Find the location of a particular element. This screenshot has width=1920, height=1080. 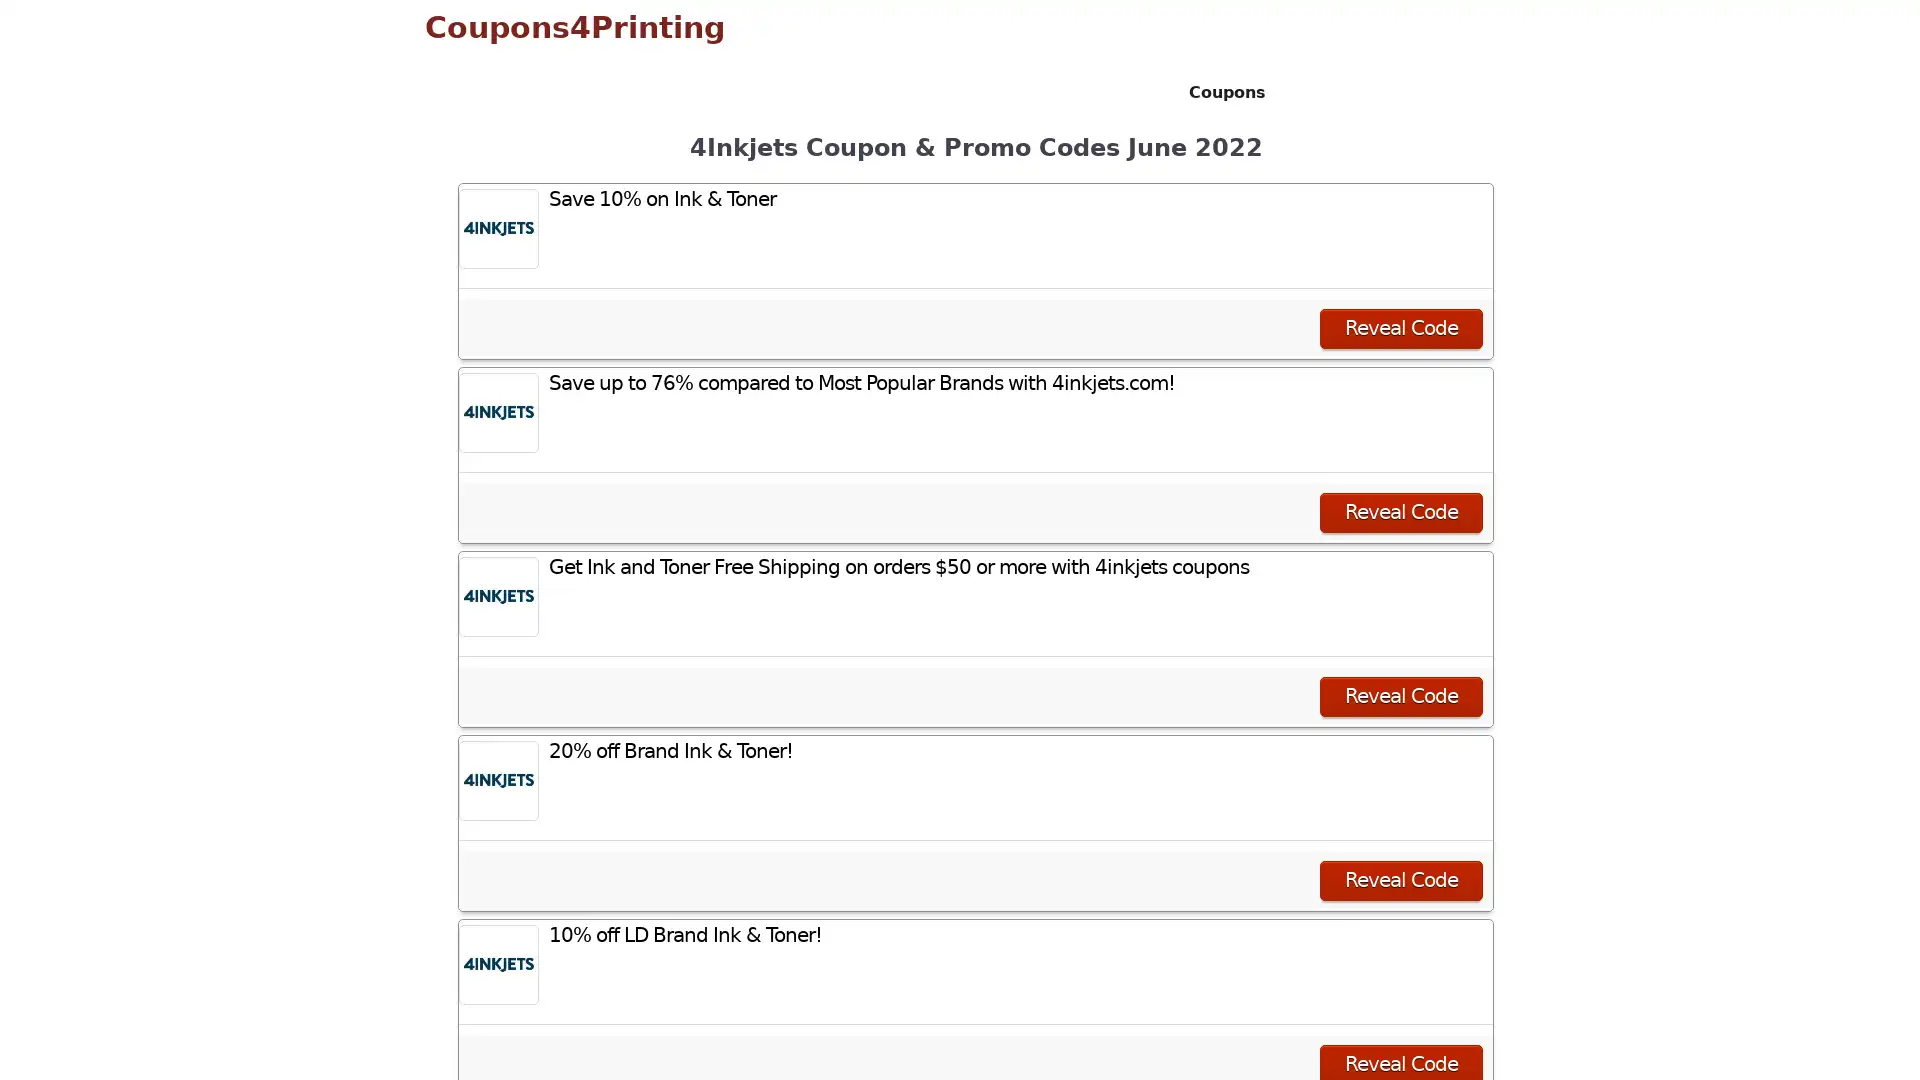

Reveal Code is located at coordinates (1400, 326).